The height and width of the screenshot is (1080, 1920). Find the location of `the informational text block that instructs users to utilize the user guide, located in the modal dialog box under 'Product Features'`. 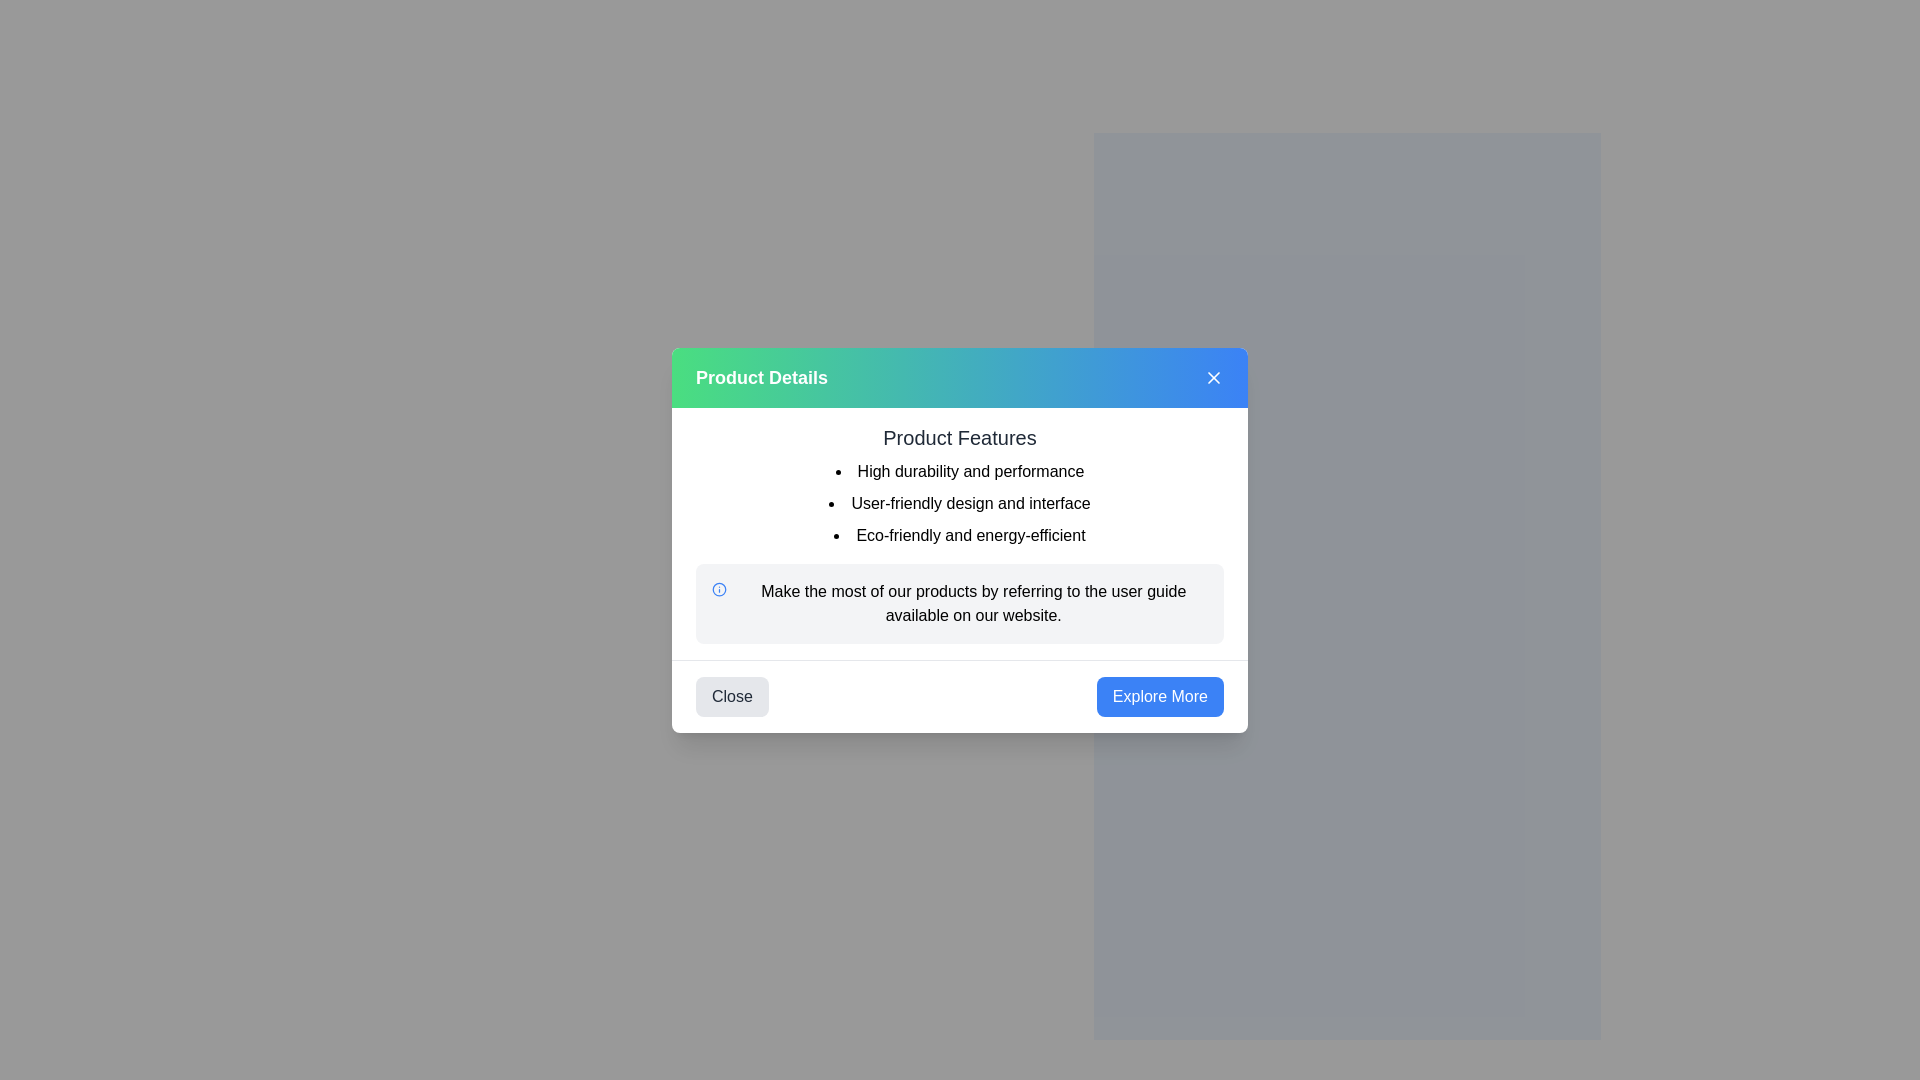

the informational text block that instructs users to utilize the user guide, located in the modal dialog box under 'Product Features' is located at coordinates (973, 602).